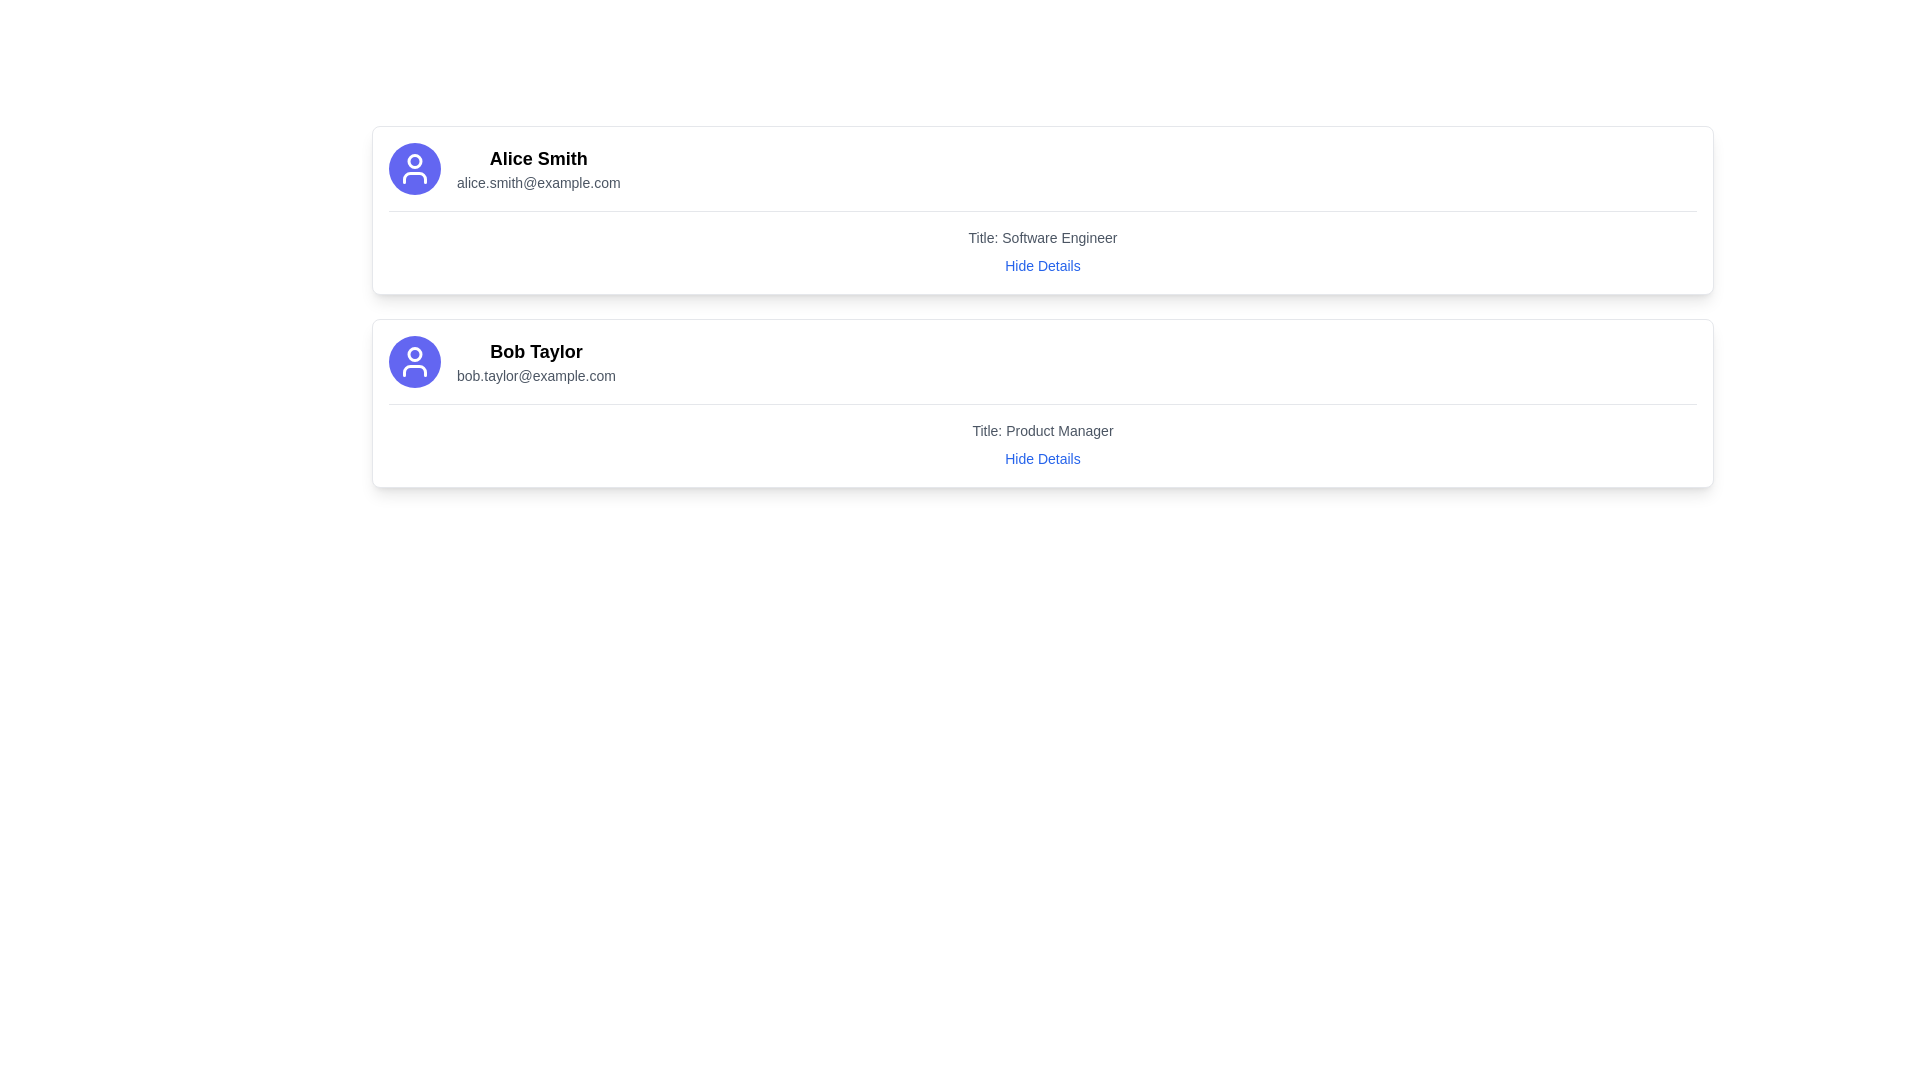 The width and height of the screenshot is (1920, 1080). What do you see at coordinates (413, 168) in the screenshot?
I see `the user profile icon representing 'Alice Smith'` at bounding box center [413, 168].